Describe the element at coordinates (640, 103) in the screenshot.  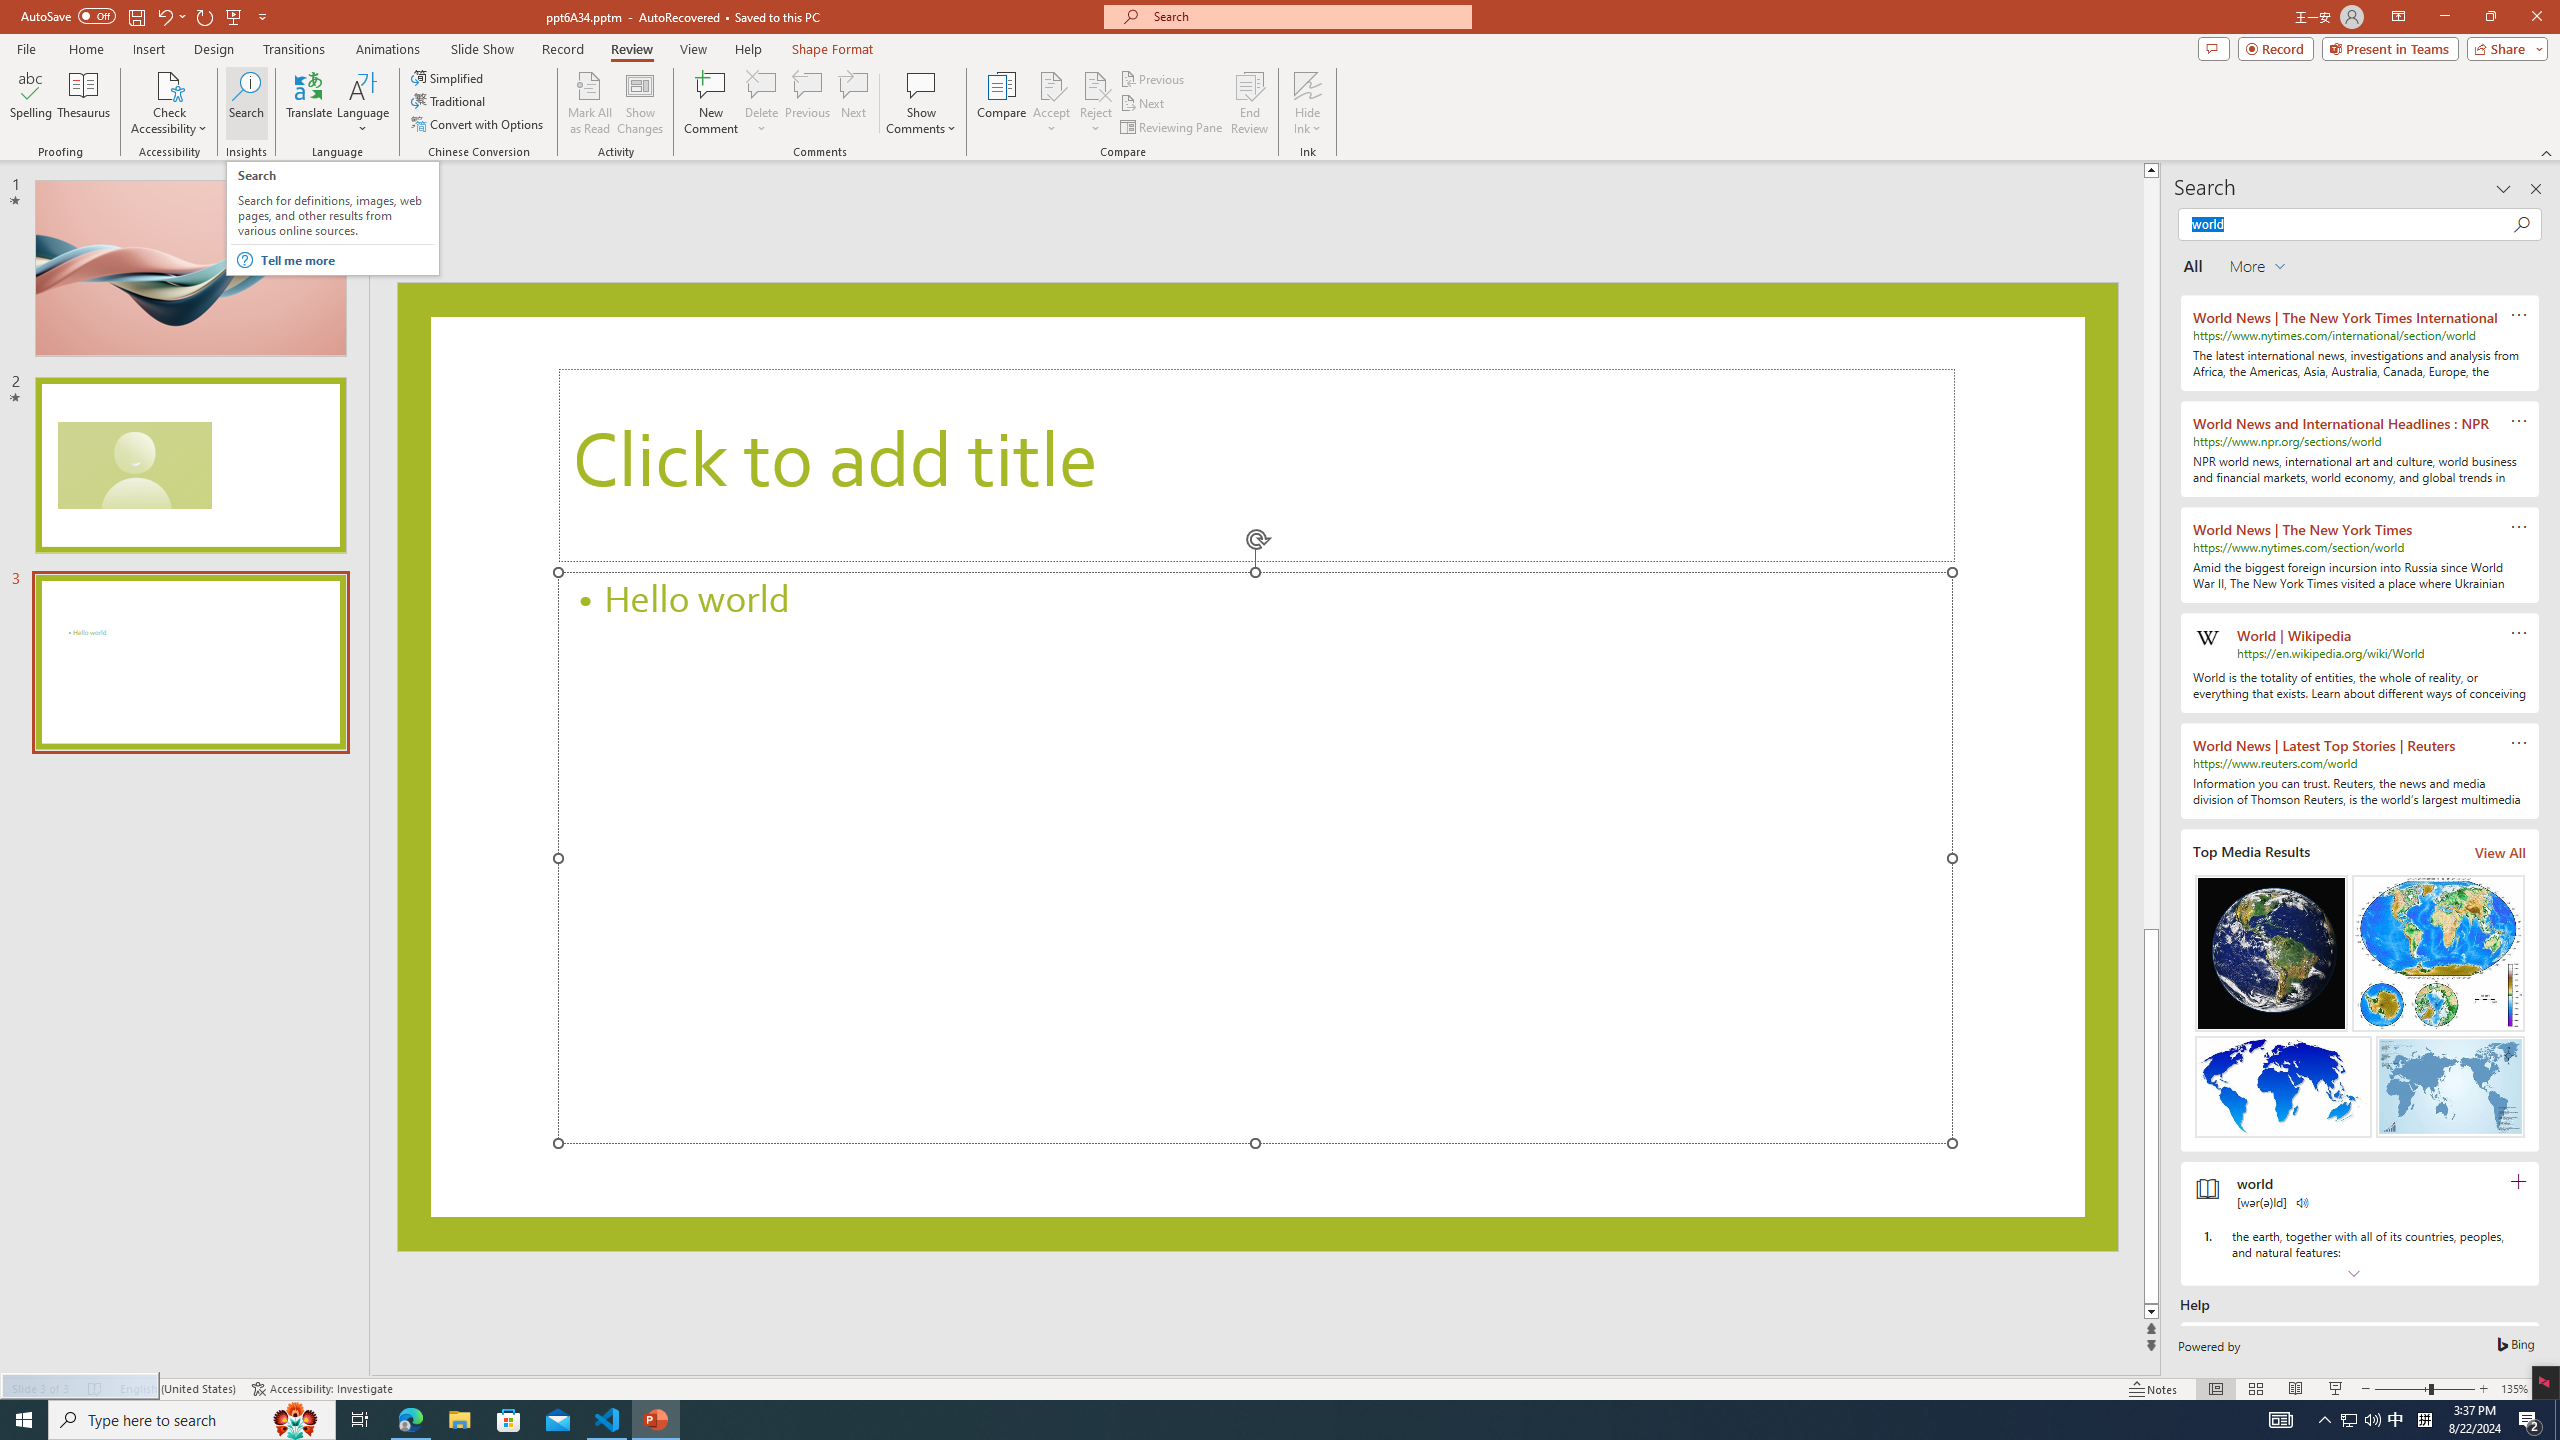
I see `'Show Changes'` at that location.